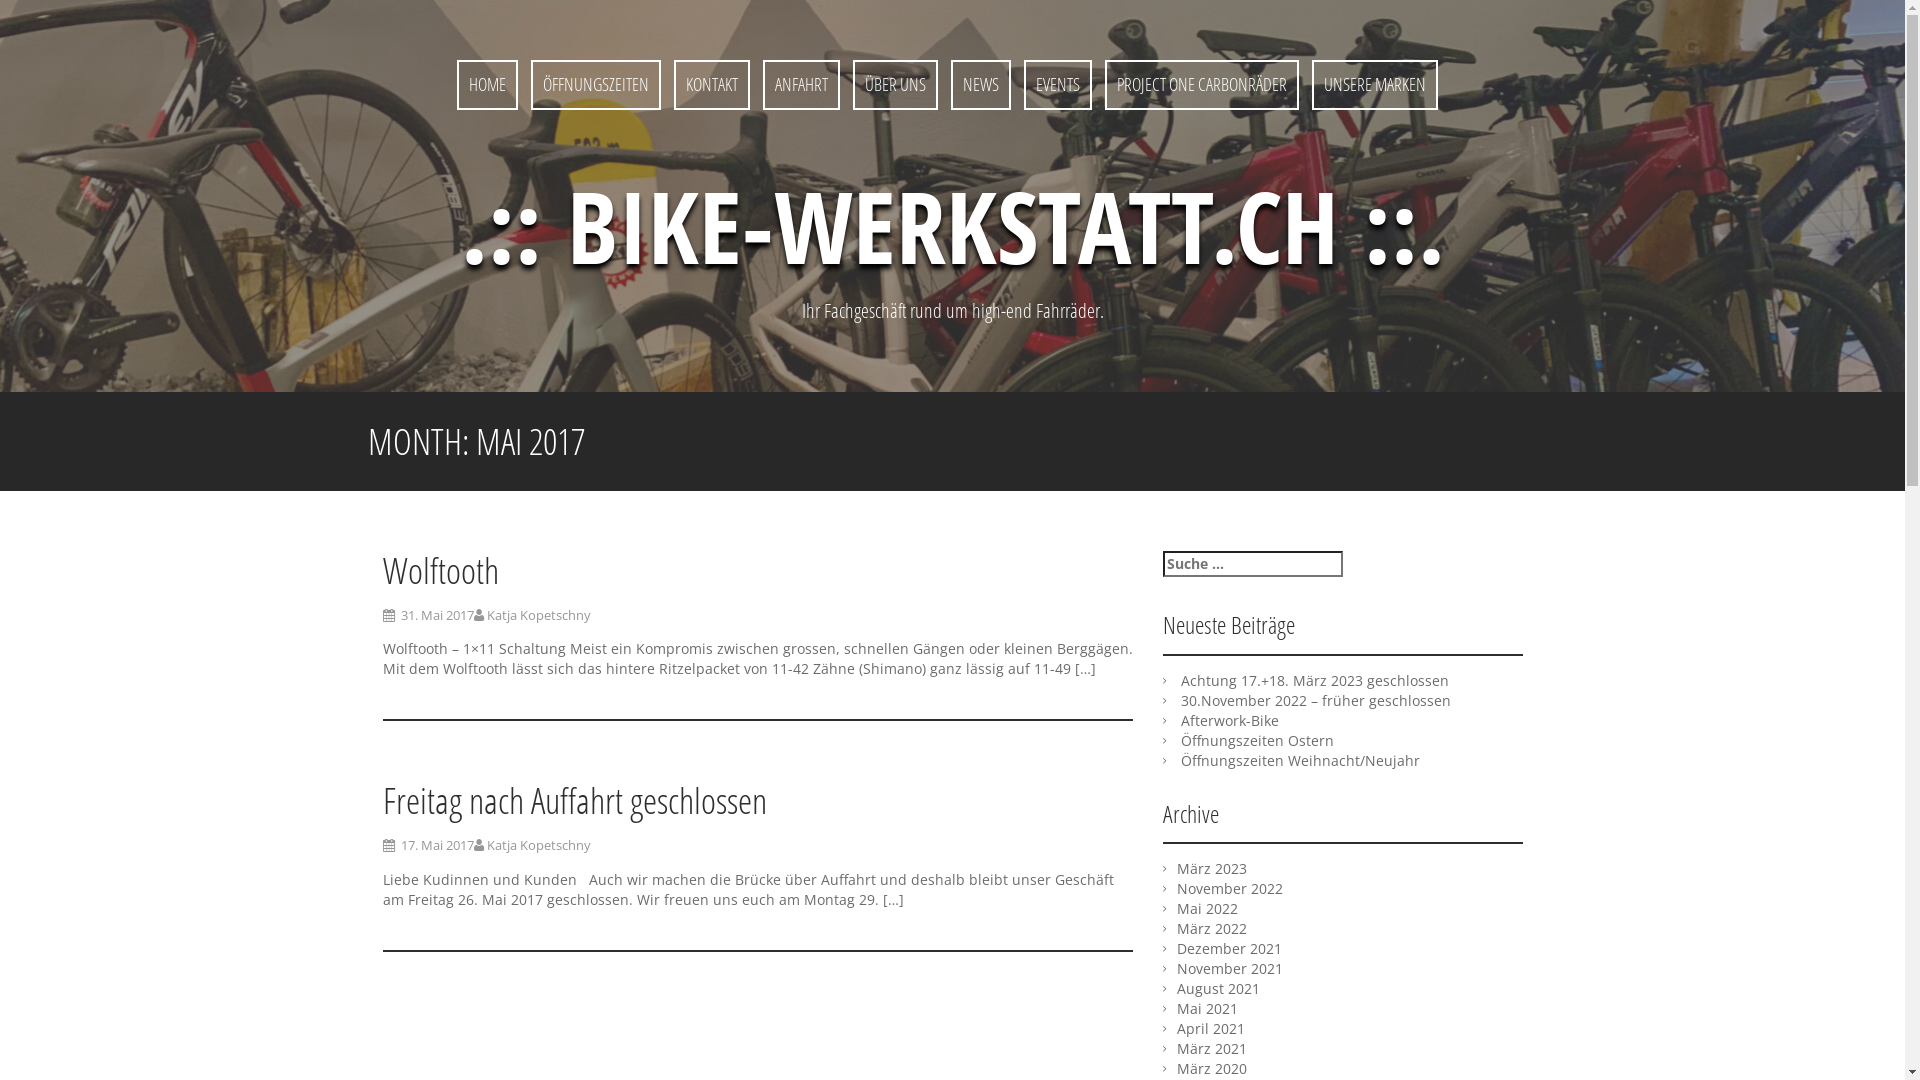 The image size is (1920, 1080). What do you see at coordinates (1176, 887) in the screenshot?
I see `'November 2022'` at bounding box center [1176, 887].